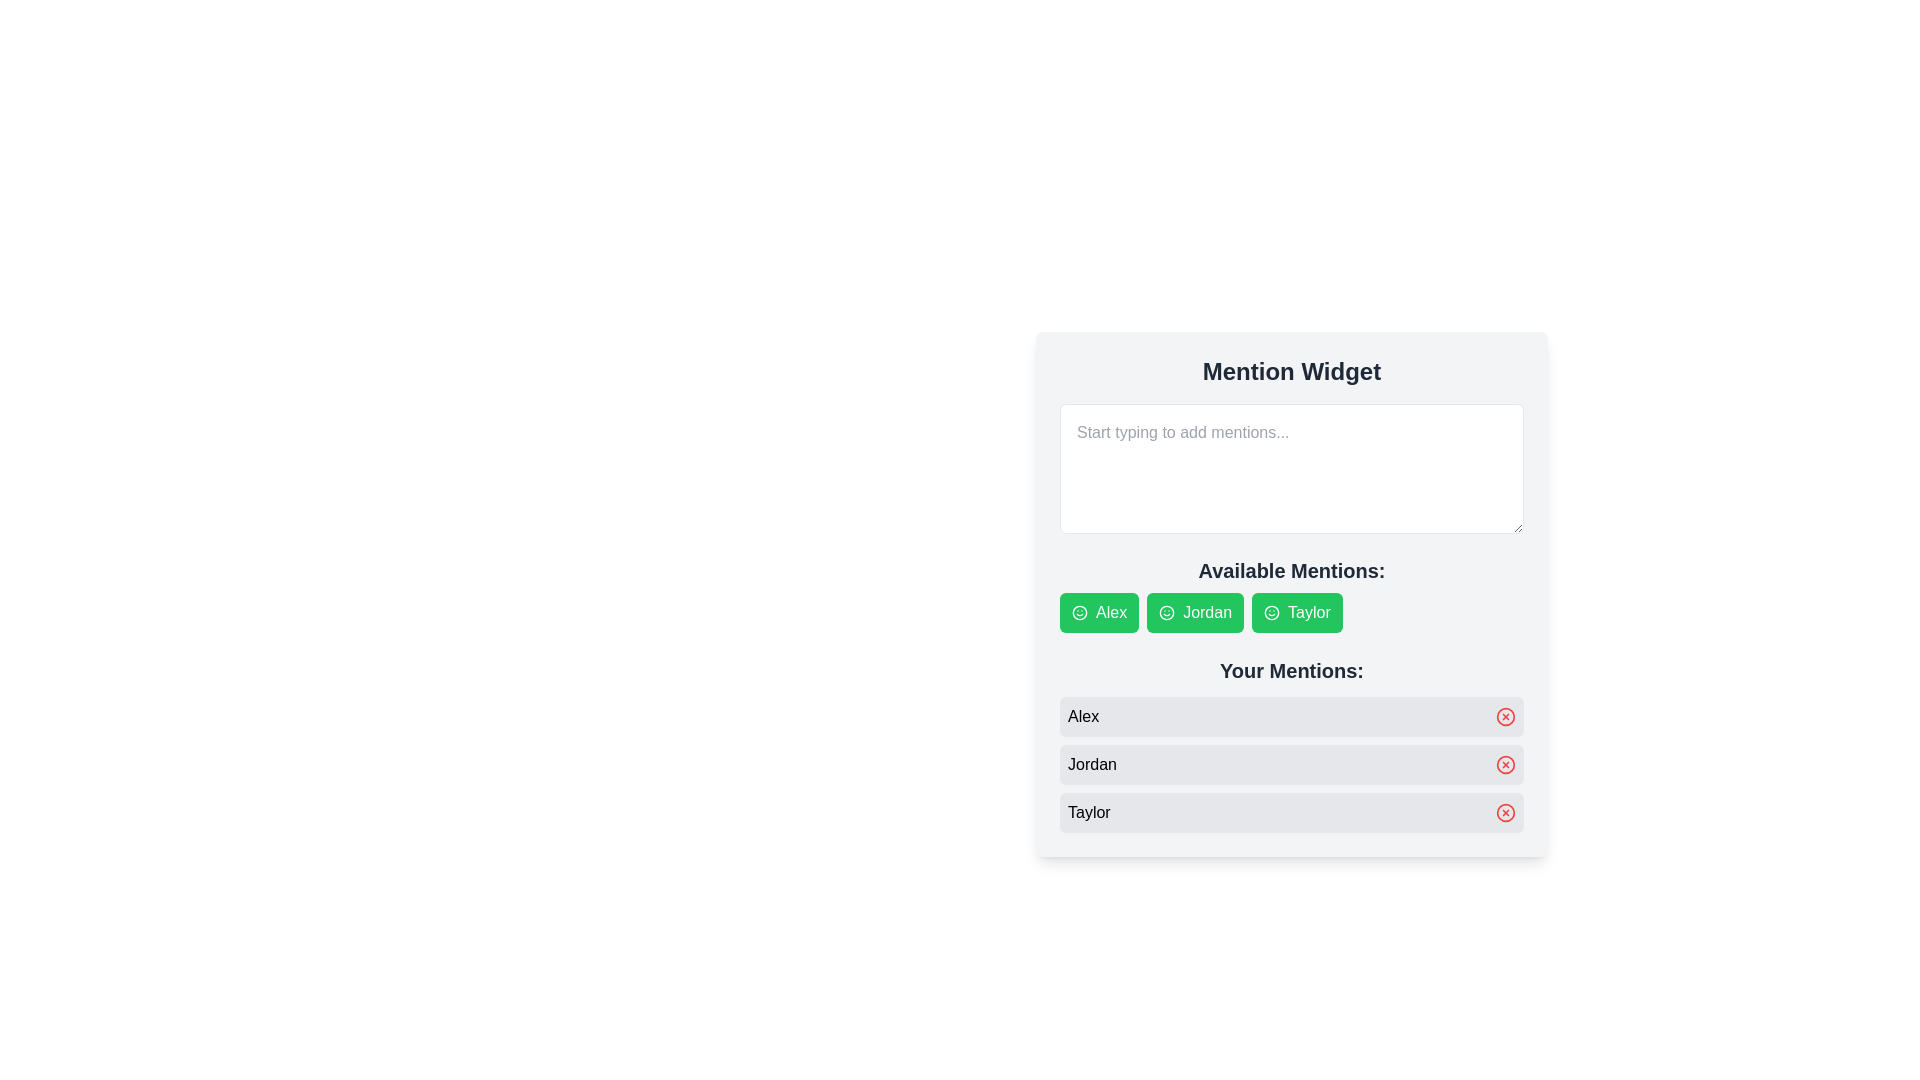 The width and height of the screenshot is (1920, 1080). What do you see at coordinates (1291, 671) in the screenshot?
I see `text label that displays 'Your Mentions:' to understand the section's purpose` at bounding box center [1291, 671].